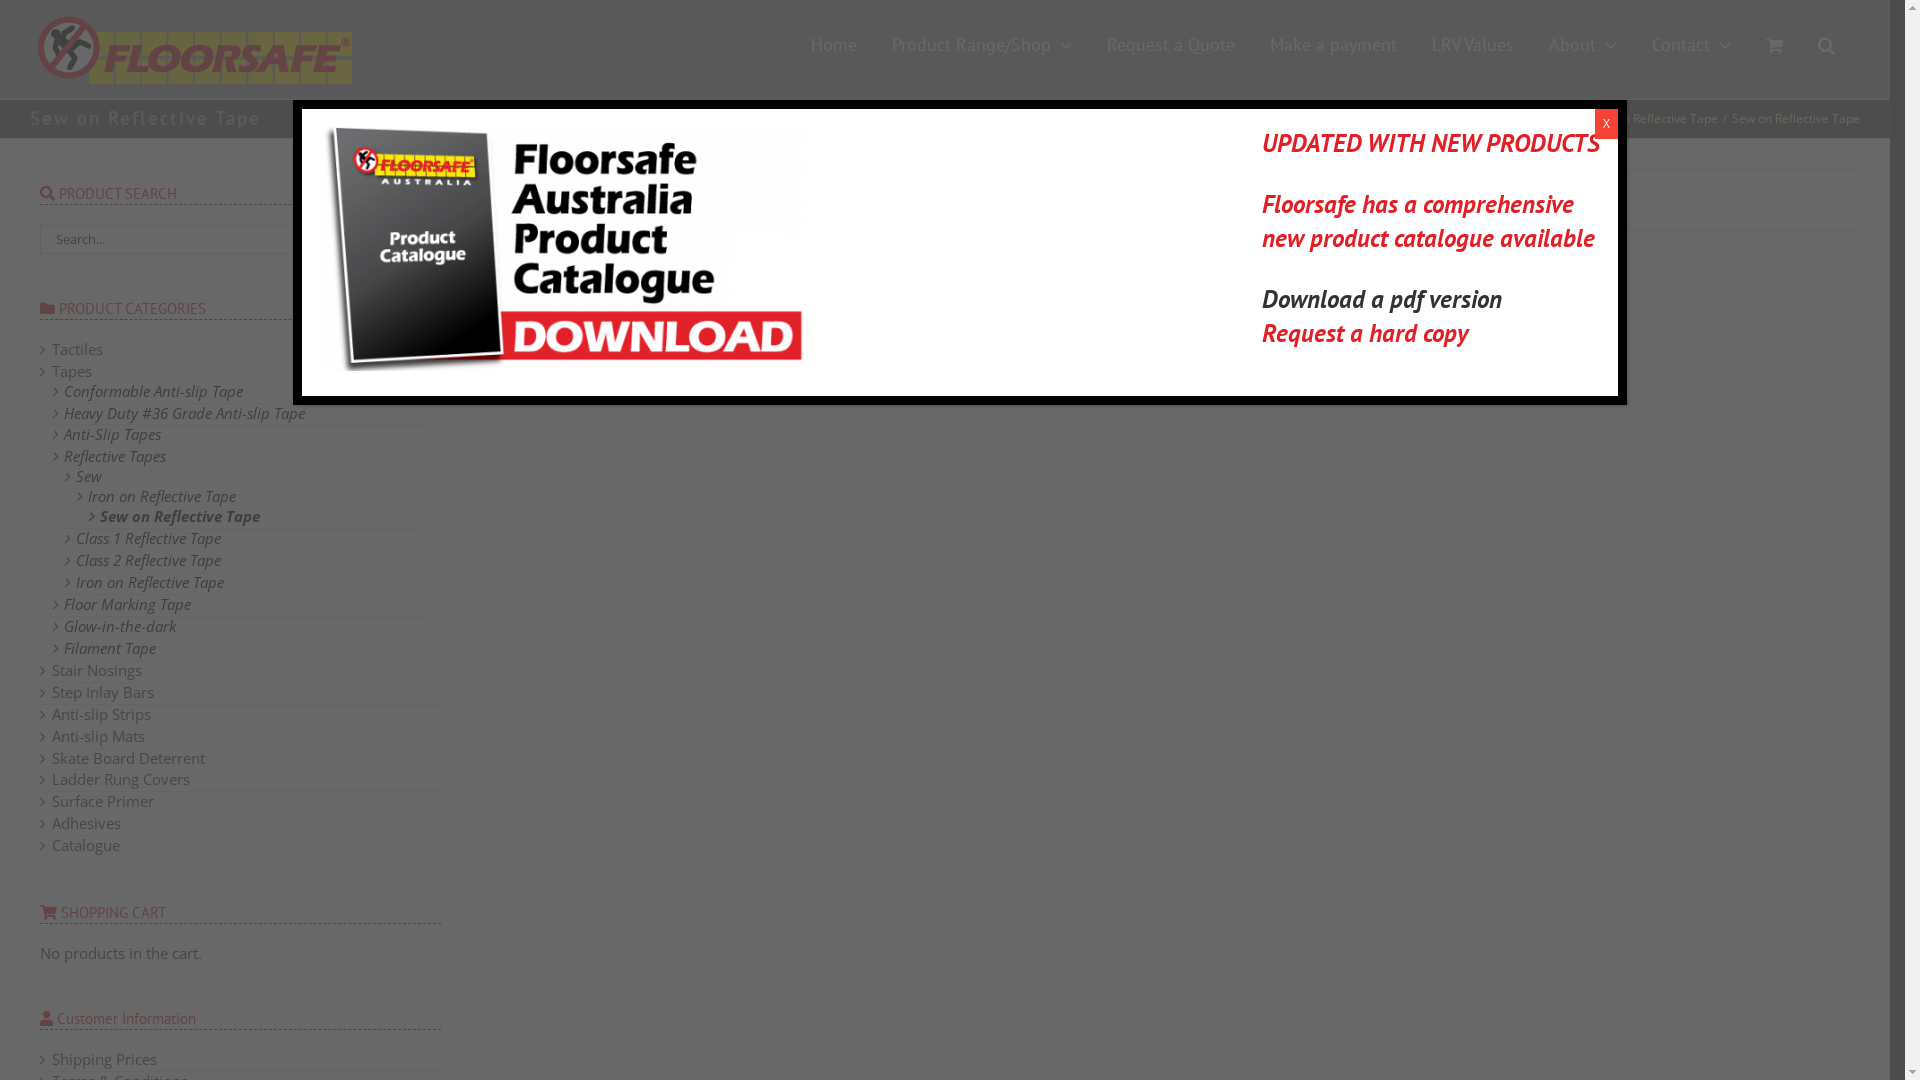 This screenshot has height=1080, width=1920. What do you see at coordinates (119, 624) in the screenshot?
I see `'Glow-in-the-dark'` at bounding box center [119, 624].